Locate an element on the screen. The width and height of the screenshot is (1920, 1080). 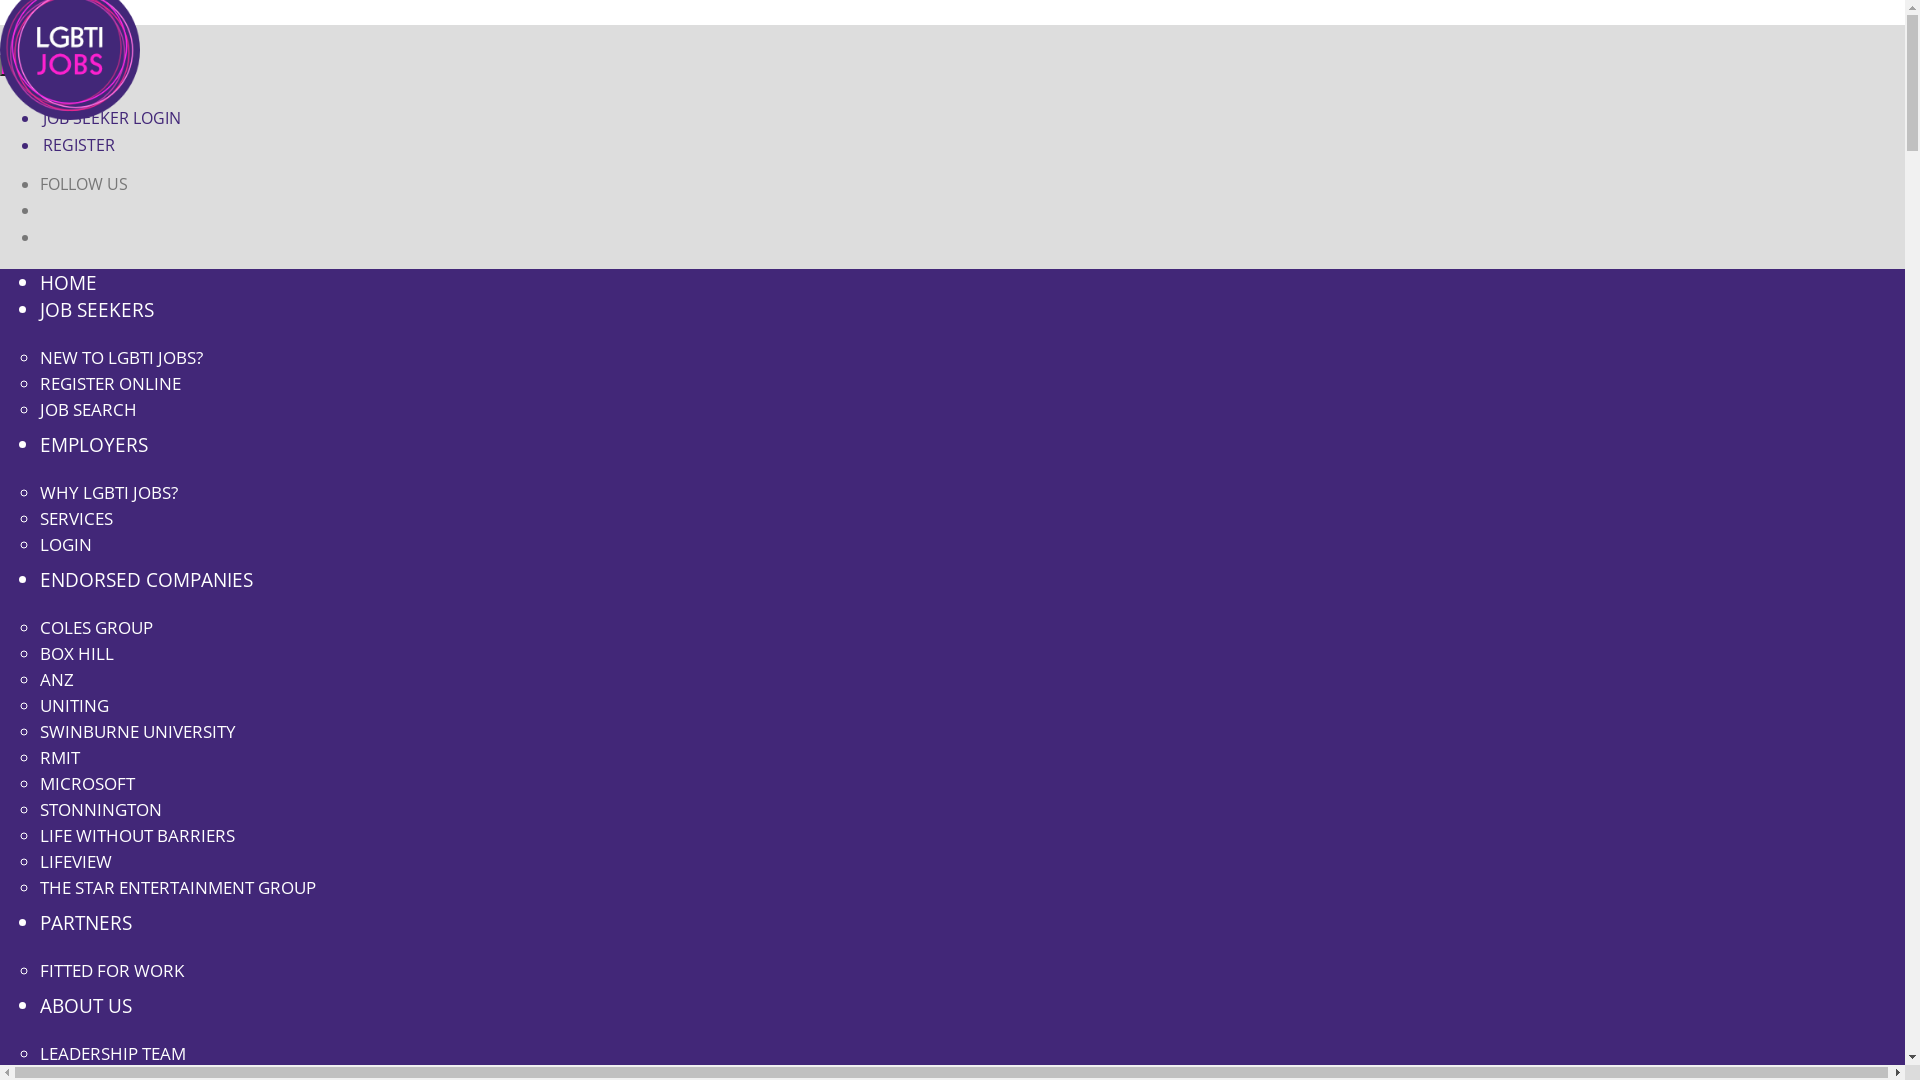
'ENDORSED COMPANIES' is located at coordinates (145, 579).